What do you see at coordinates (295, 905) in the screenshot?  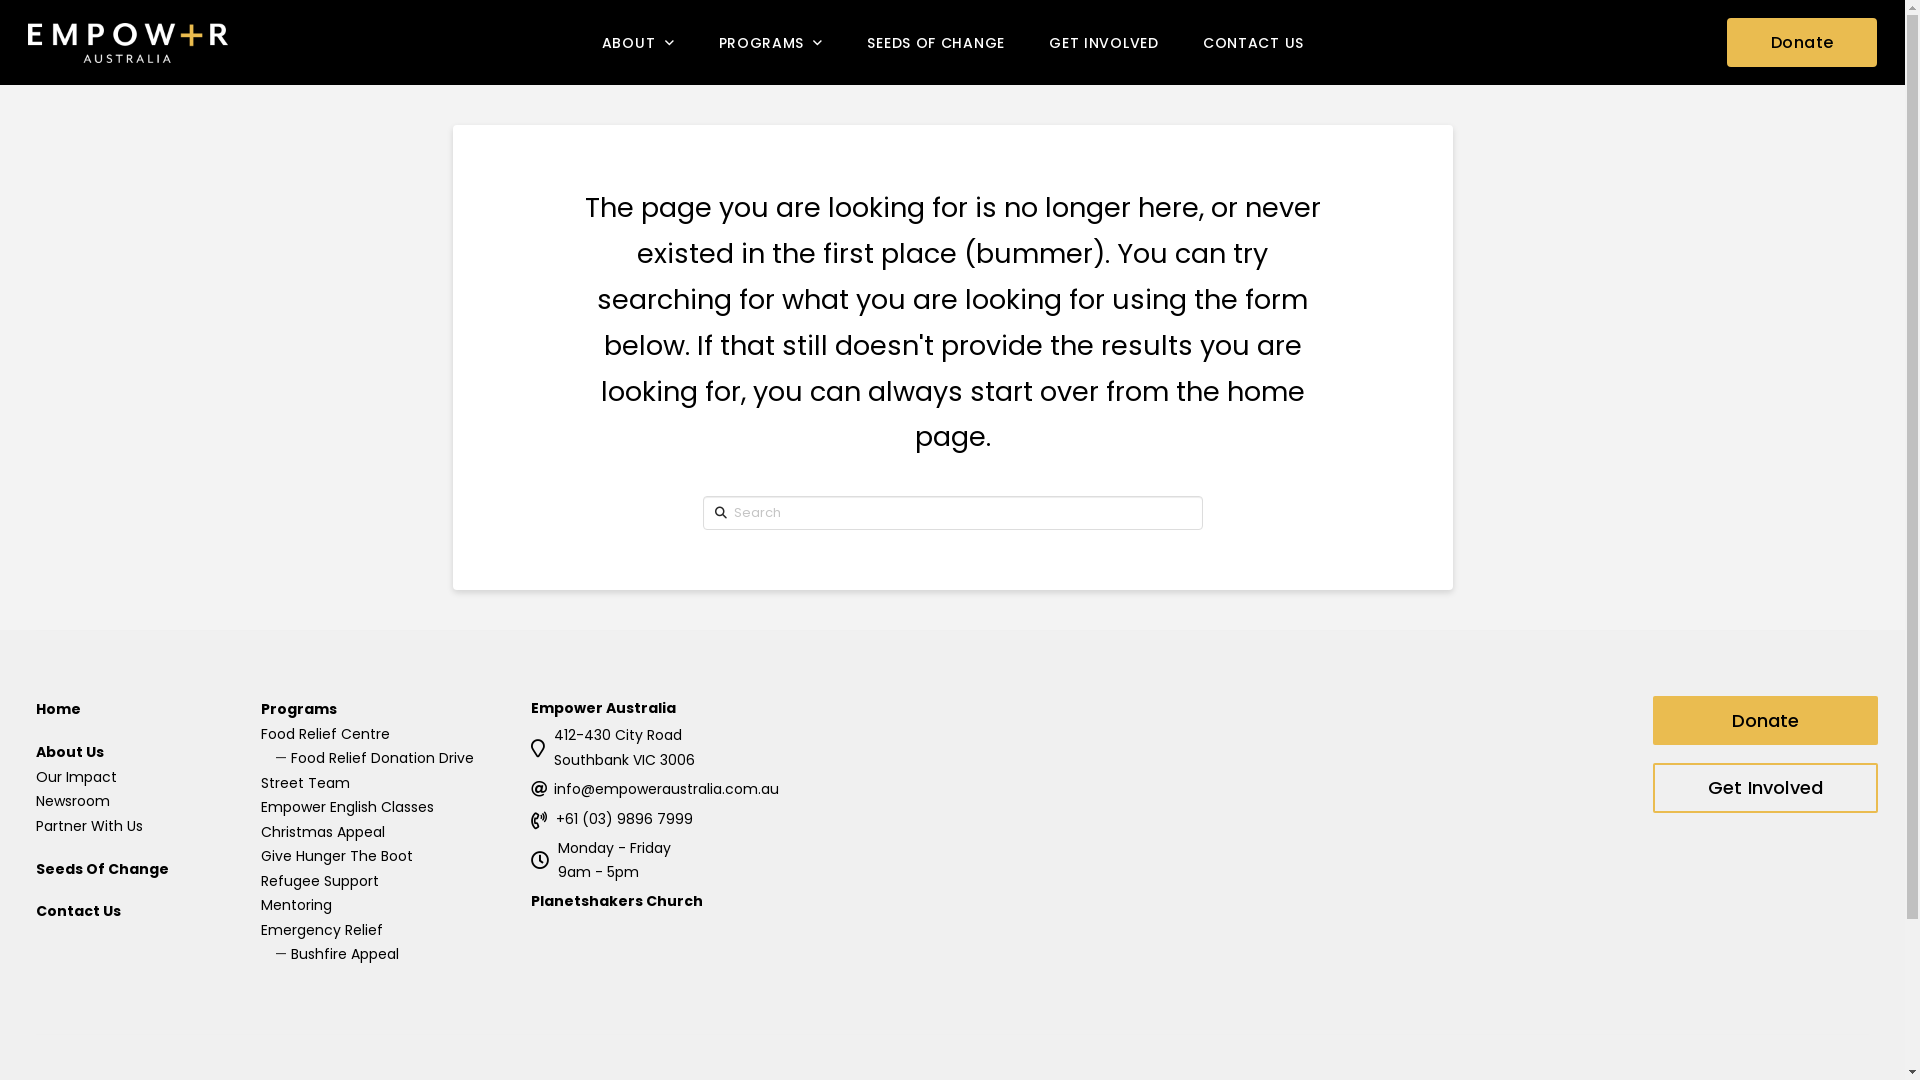 I see `'Mentoring'` at bounding box center [295, 905].